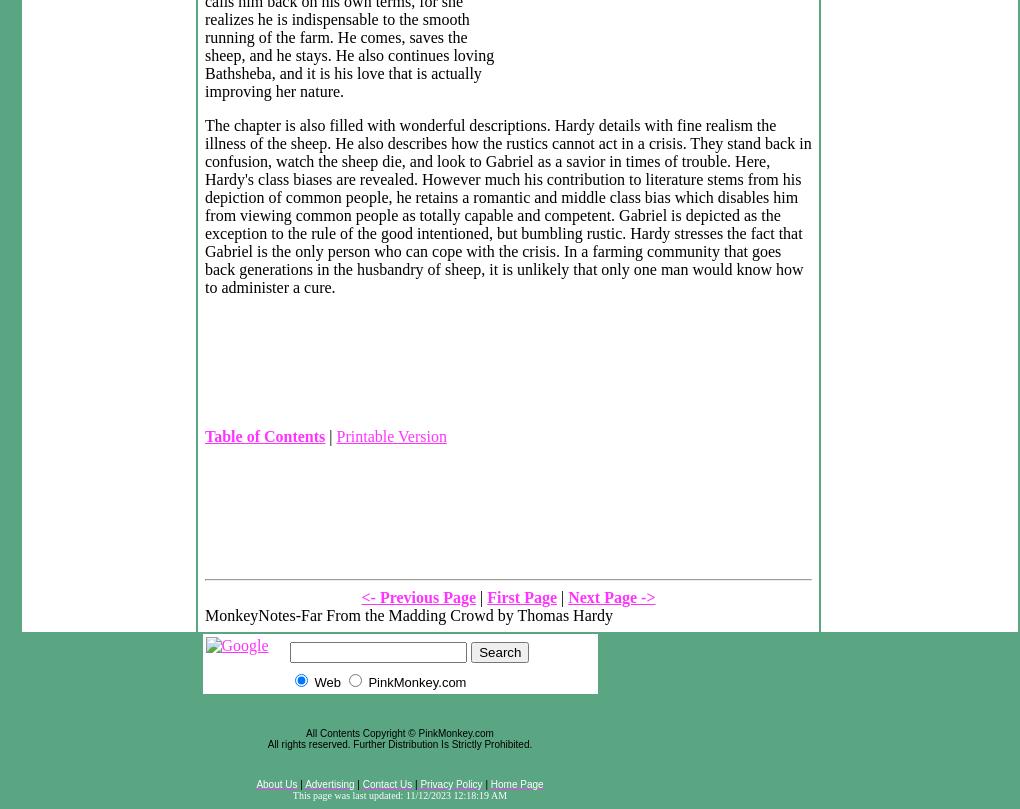  Describe the element at coordinates (448, 783) in the screenshot. I see `'Privacy Policy'` at that location.